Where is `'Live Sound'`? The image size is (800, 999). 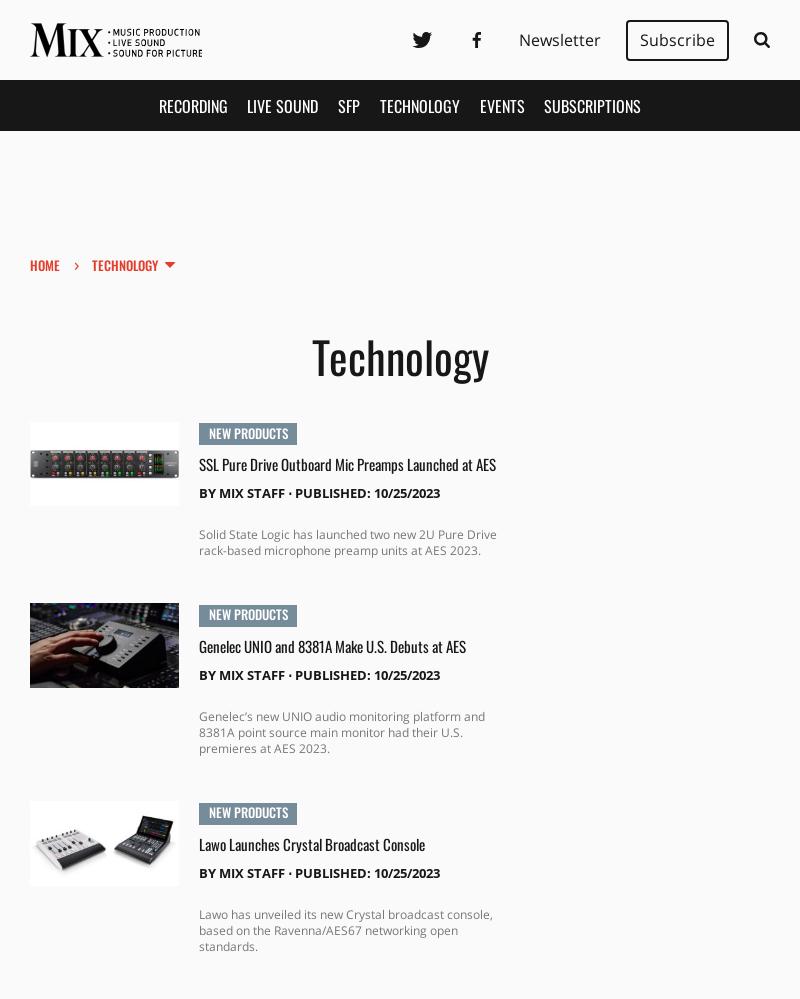 'Live Sound' is located at coordinates (246, 104).